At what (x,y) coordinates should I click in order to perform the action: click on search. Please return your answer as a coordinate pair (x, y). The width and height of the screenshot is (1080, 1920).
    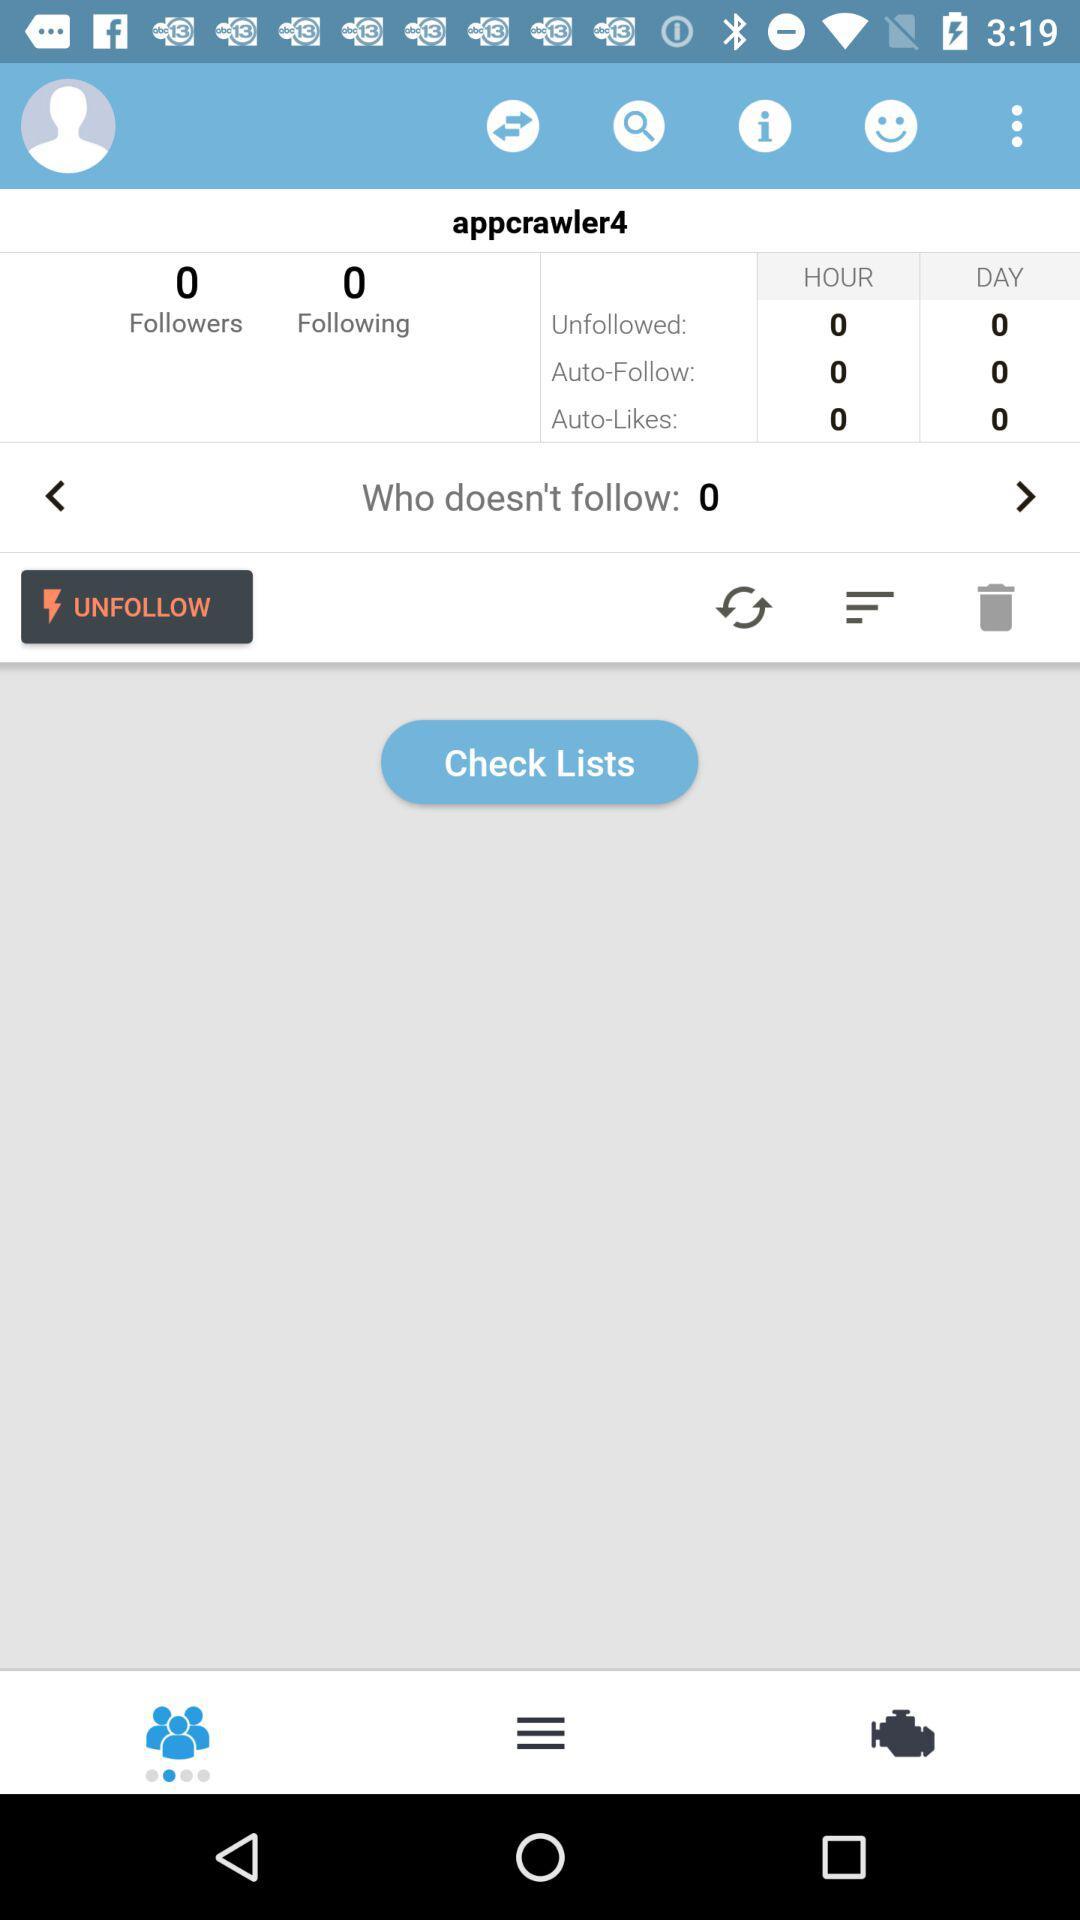
    Looking at the image, I should click on (639, 124).